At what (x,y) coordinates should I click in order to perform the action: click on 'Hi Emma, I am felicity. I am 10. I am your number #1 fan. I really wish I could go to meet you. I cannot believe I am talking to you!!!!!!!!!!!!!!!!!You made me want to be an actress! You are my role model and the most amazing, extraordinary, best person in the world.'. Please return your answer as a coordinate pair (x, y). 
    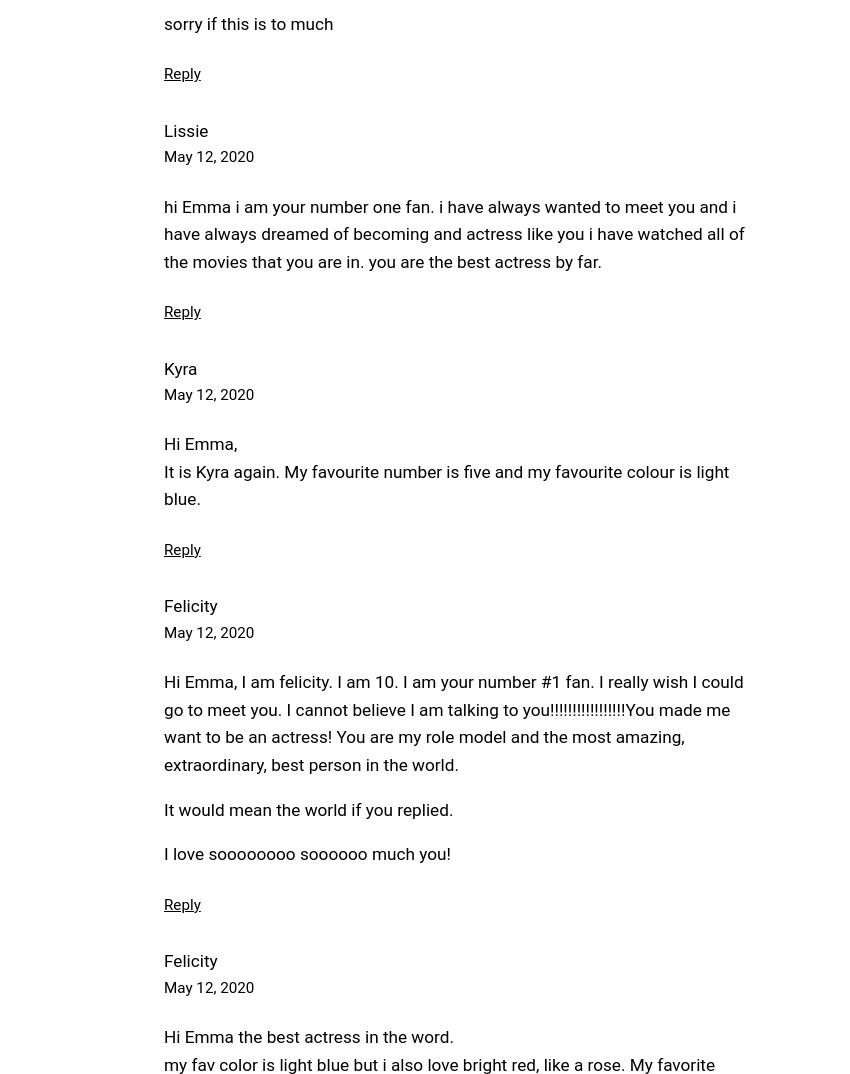
    Looking at the image, I should click on (163, 723).